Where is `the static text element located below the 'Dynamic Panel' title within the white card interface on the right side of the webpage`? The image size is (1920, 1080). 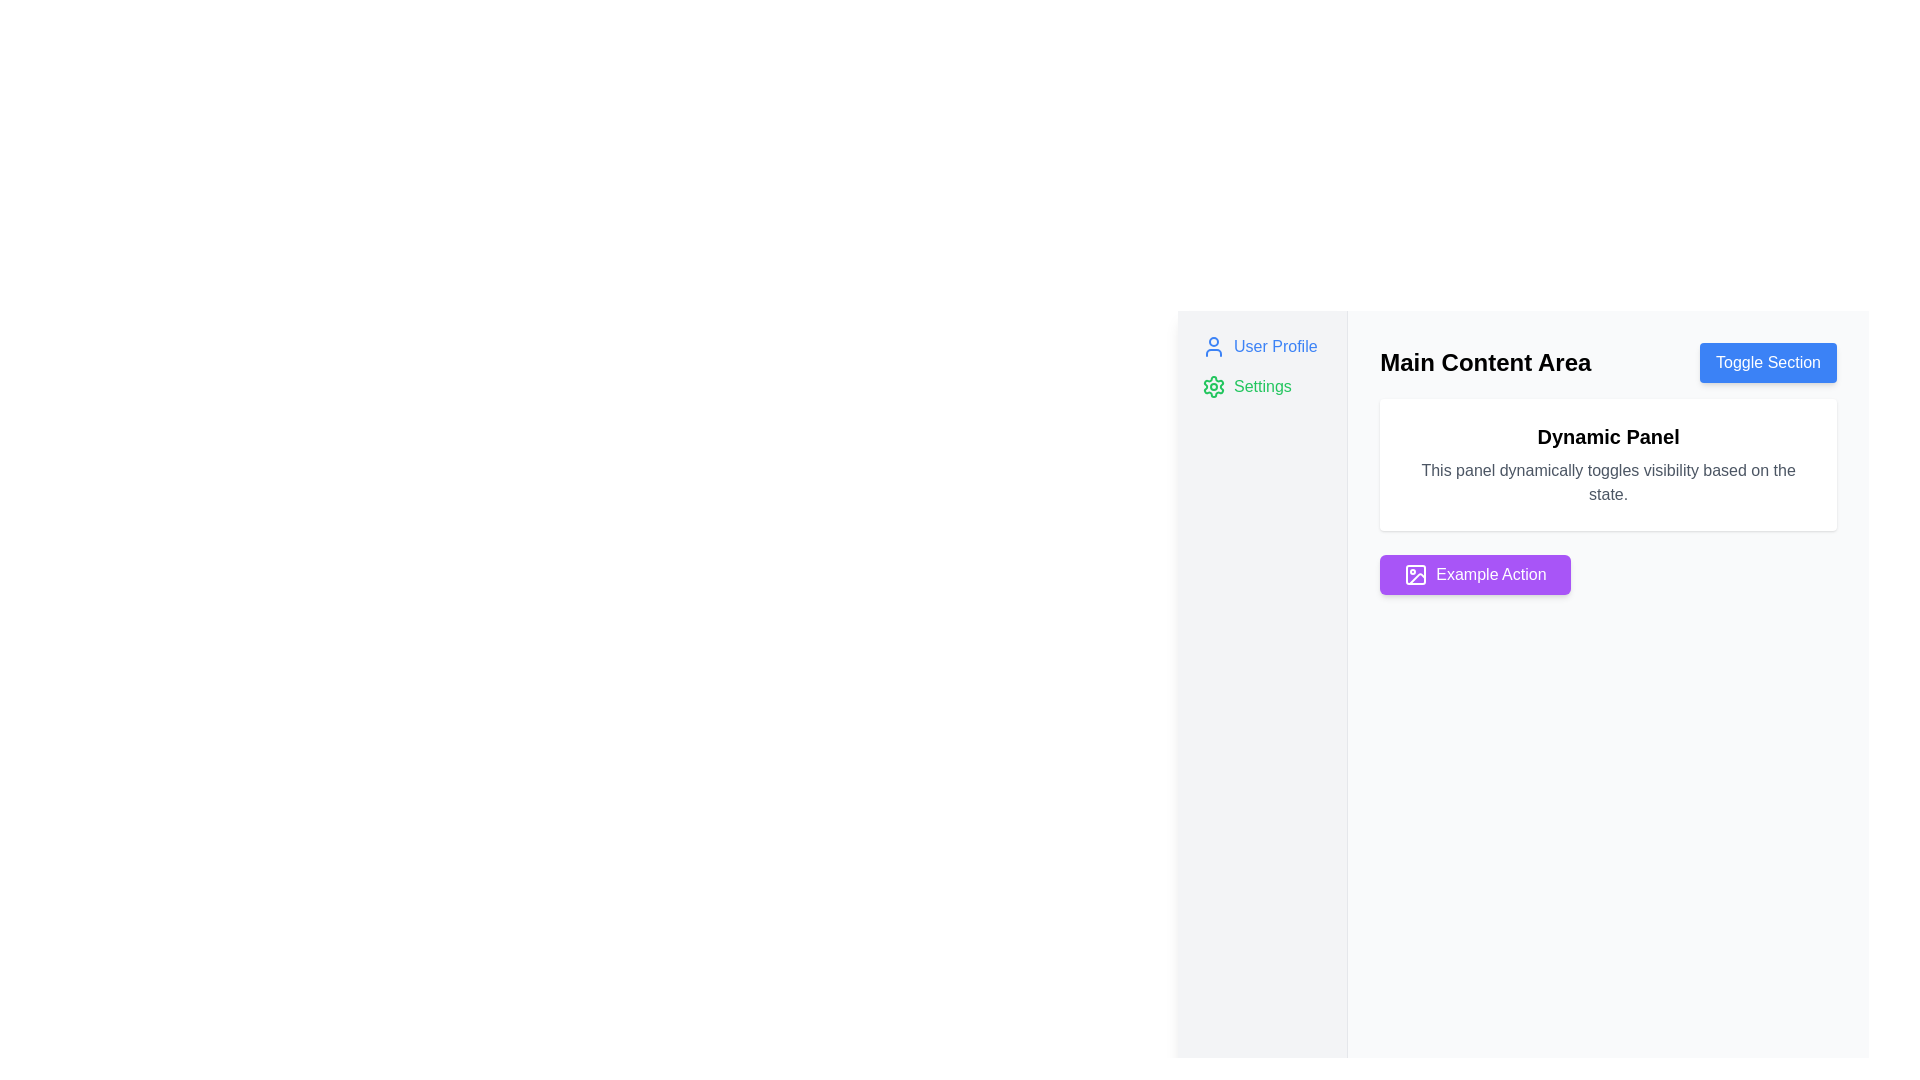
the static text element located below the 'Dynamic Panel' title within the white card interface on the right side of the webpage is located at coordinates (1608, 482).